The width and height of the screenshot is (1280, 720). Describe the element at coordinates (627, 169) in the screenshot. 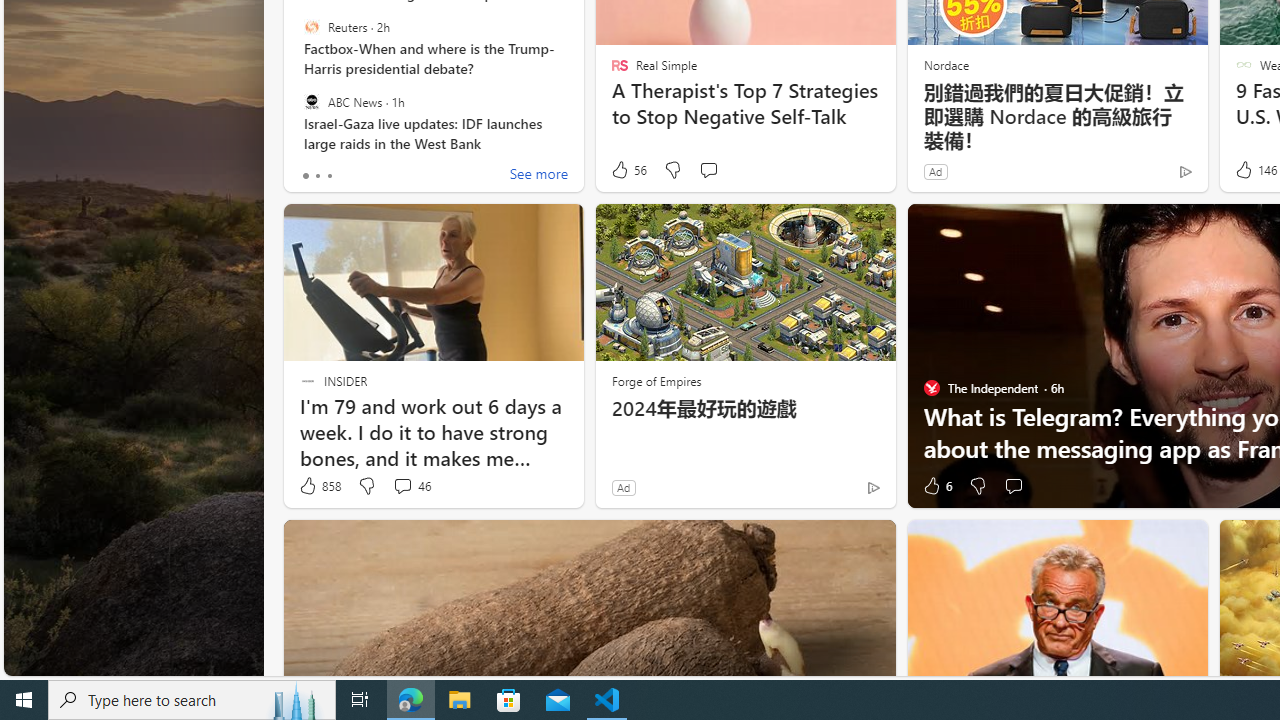

I see `'56 Like'` at that location.